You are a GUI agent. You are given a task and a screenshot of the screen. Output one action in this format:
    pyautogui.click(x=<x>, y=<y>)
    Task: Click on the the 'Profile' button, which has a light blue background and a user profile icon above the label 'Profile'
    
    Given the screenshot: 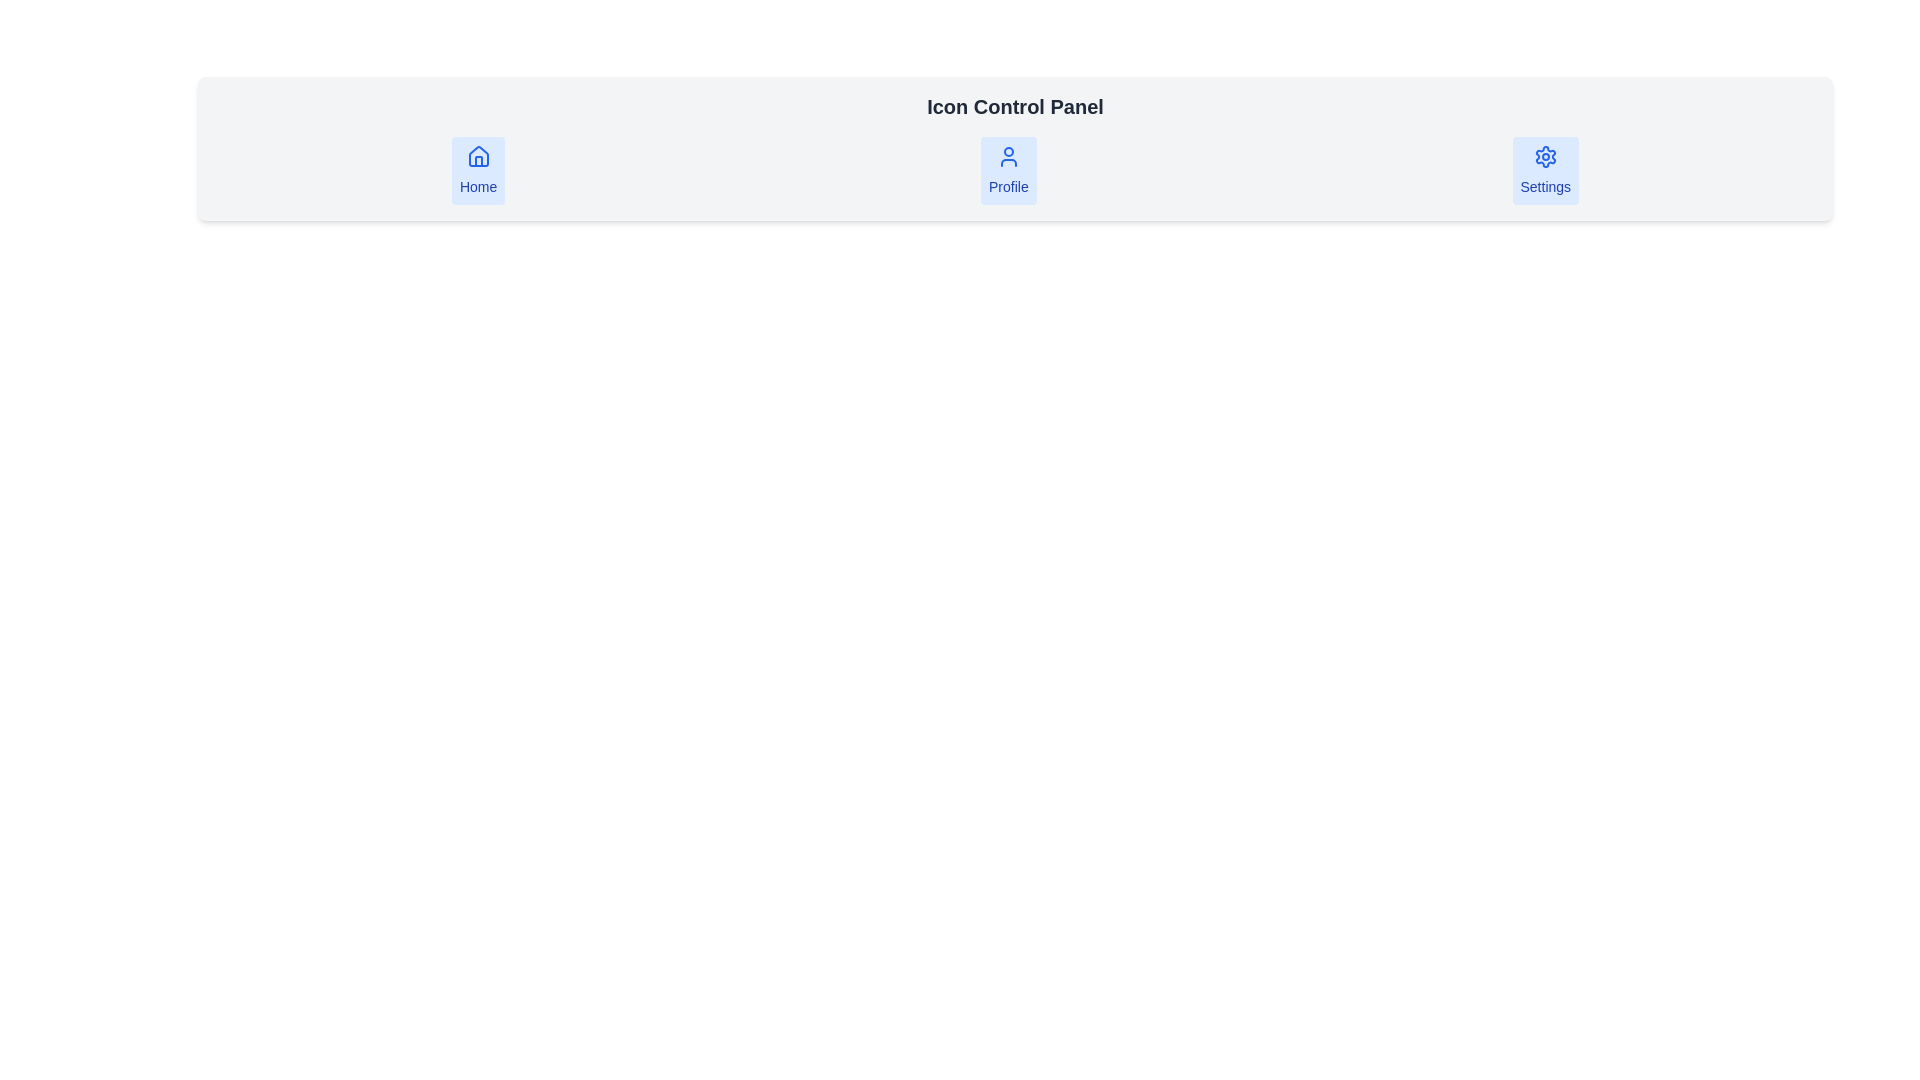 What is the action you would take?
    pyautogui.click(x=1008, y=169)
    